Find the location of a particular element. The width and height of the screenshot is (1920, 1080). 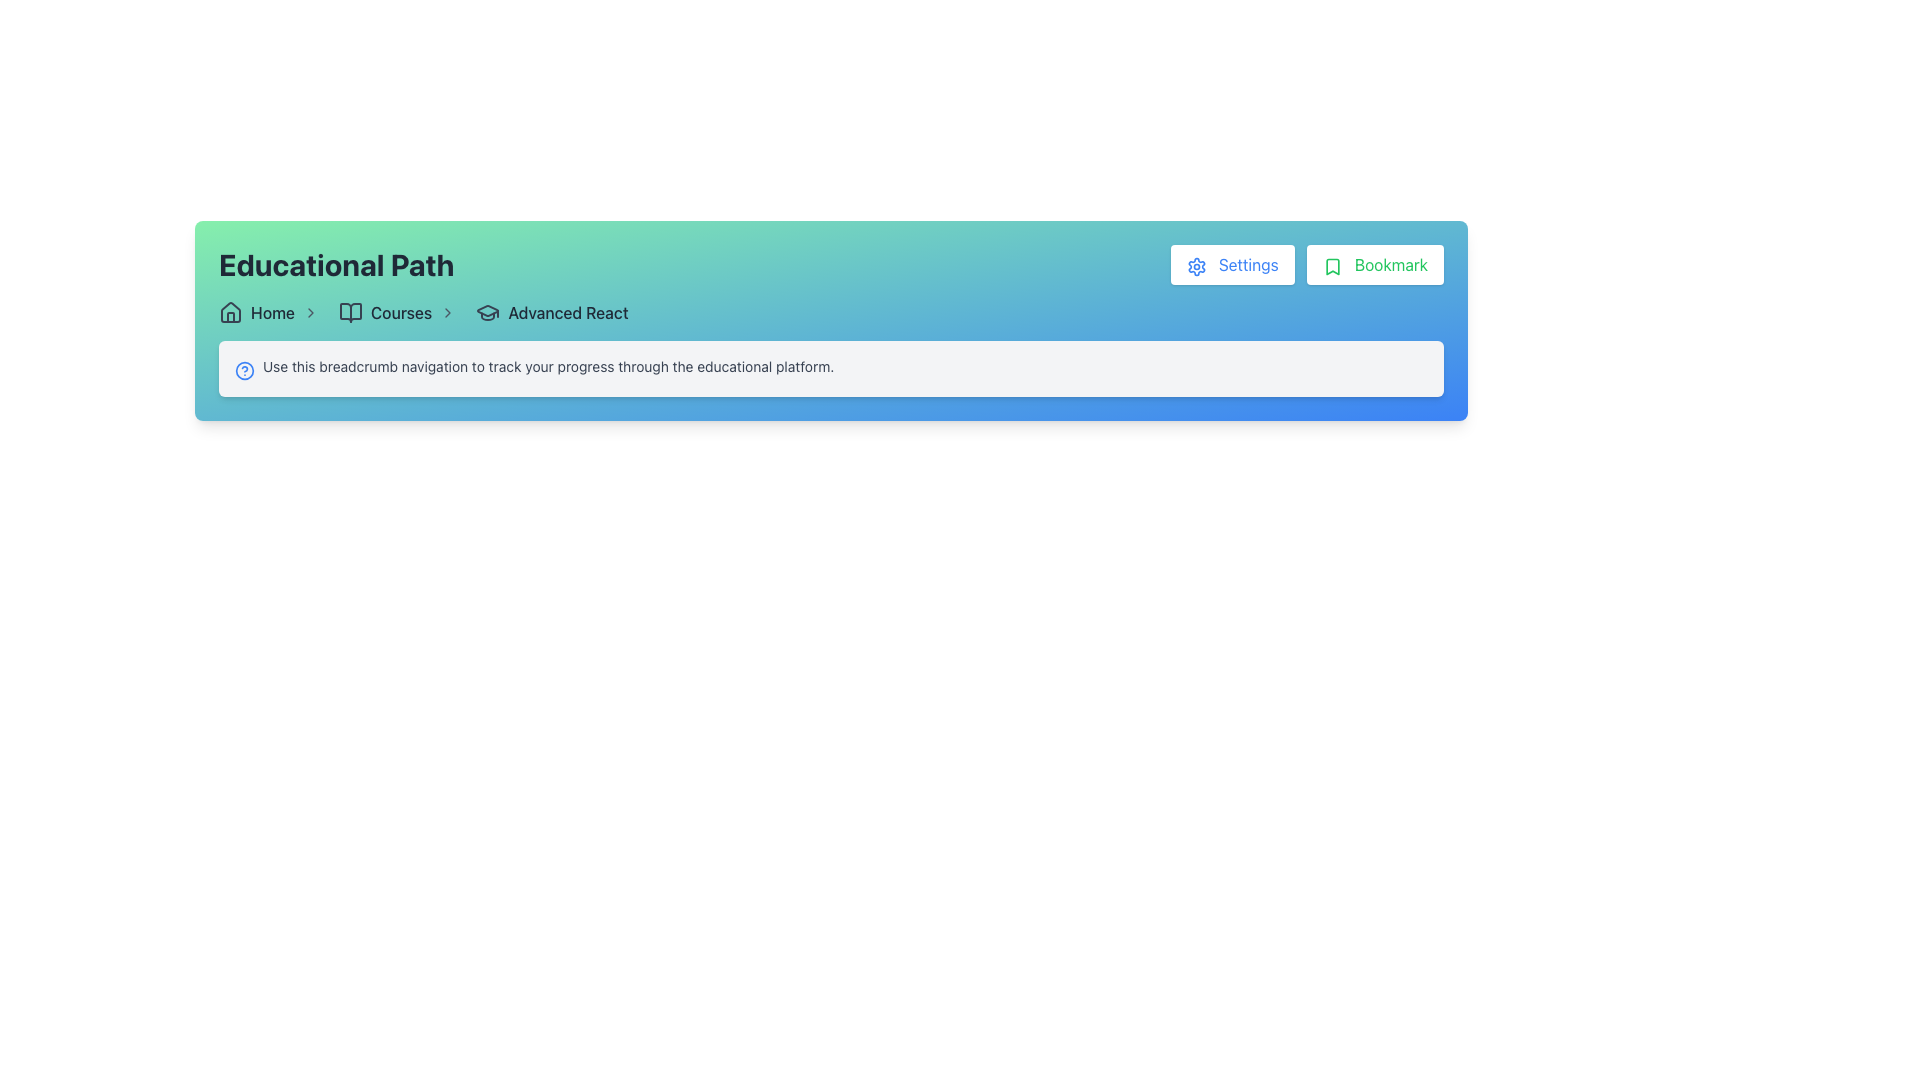

the gear-shaped icon located in the top-right corner of the navigation bar, next to the 'Settings' button is located at coordinates (1196, 265).